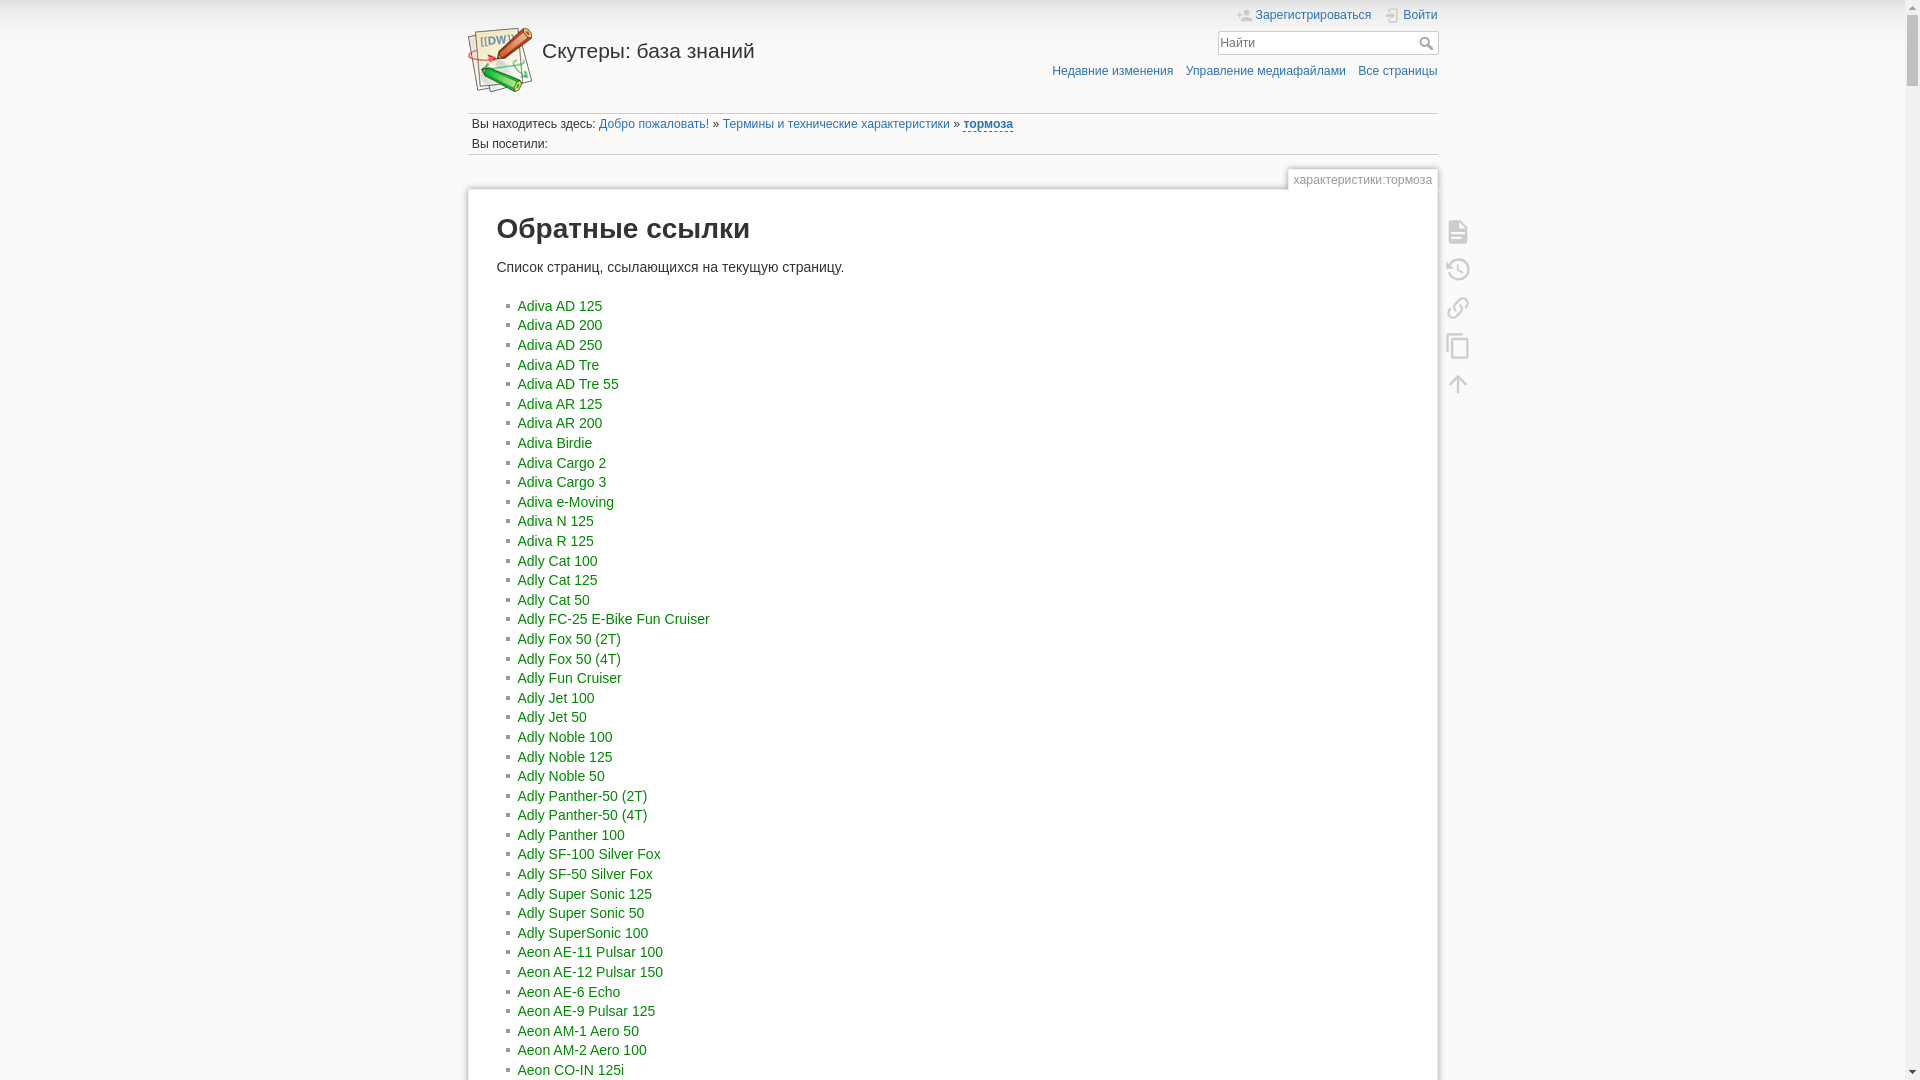  I want to click on '[F]', so click(1328, 43).